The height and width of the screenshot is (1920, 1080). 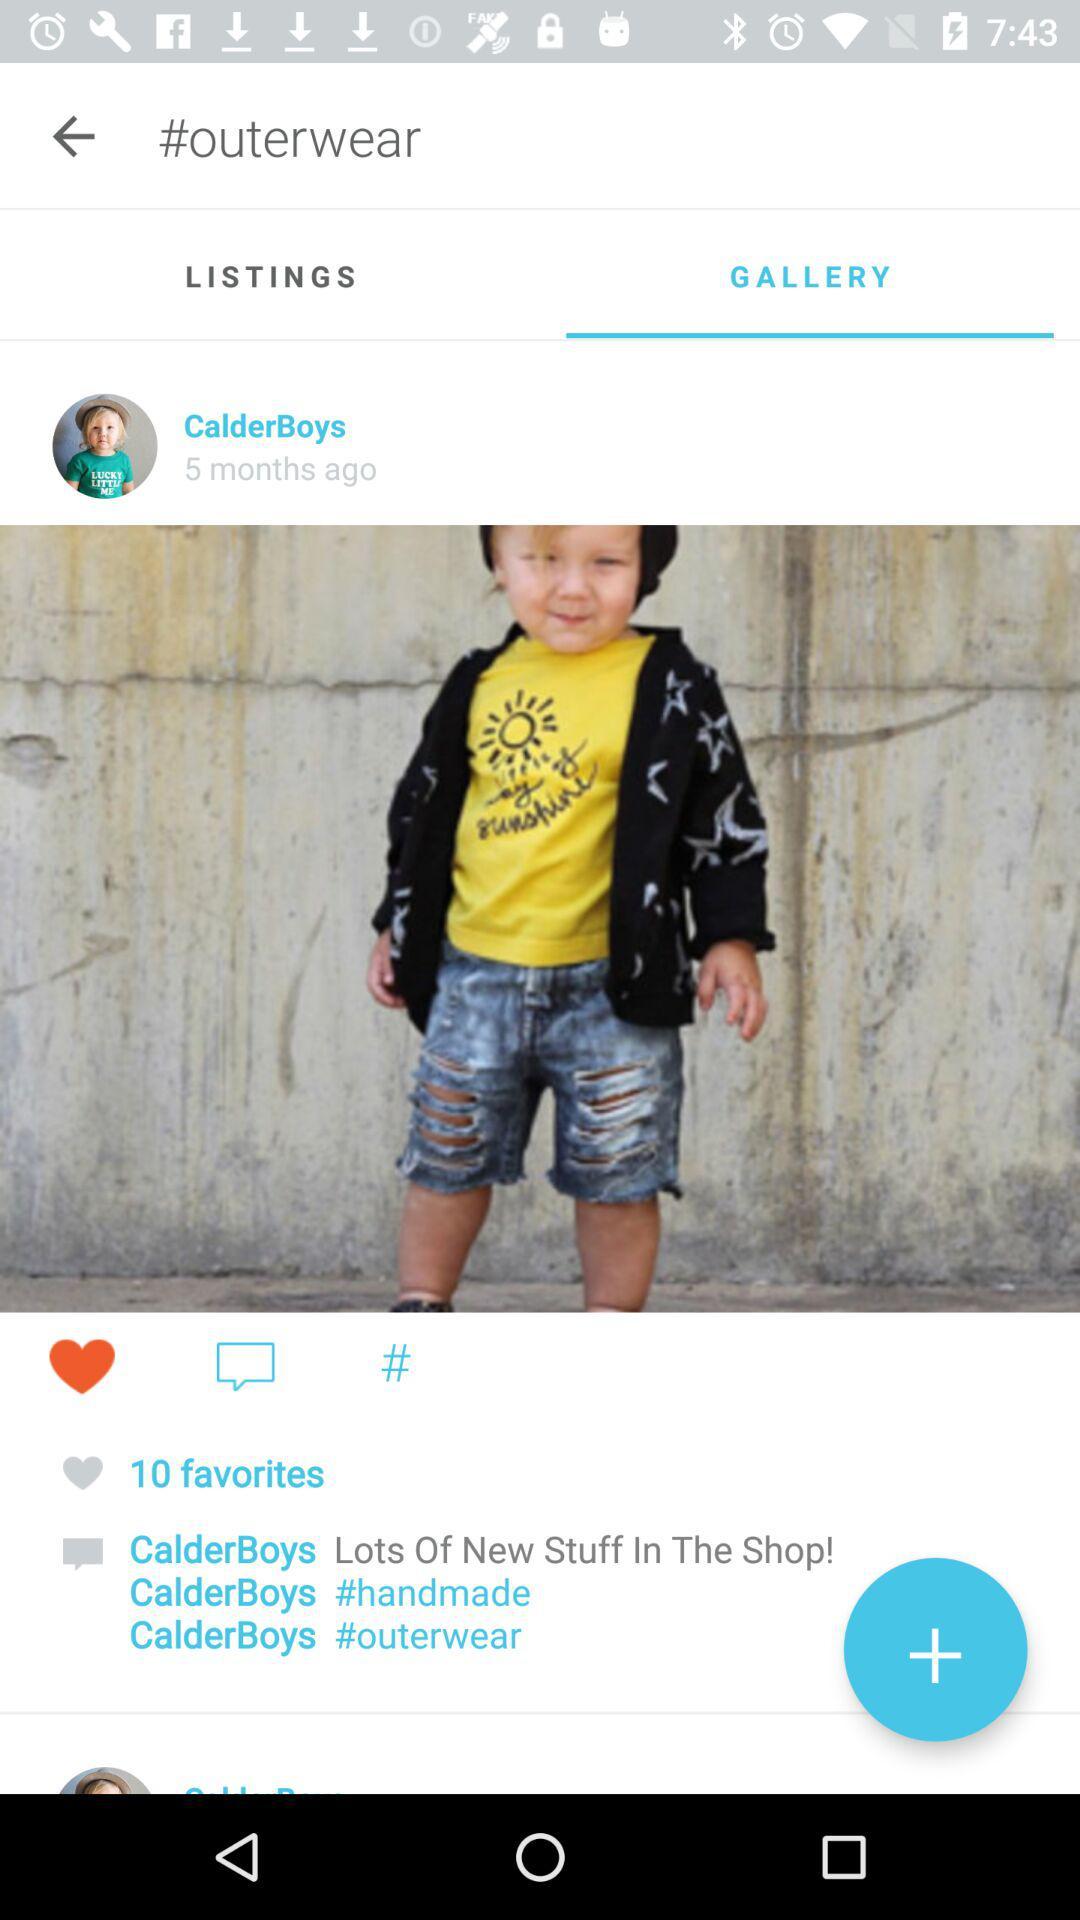 I want to click on comment, so click(x=244, y=1365).